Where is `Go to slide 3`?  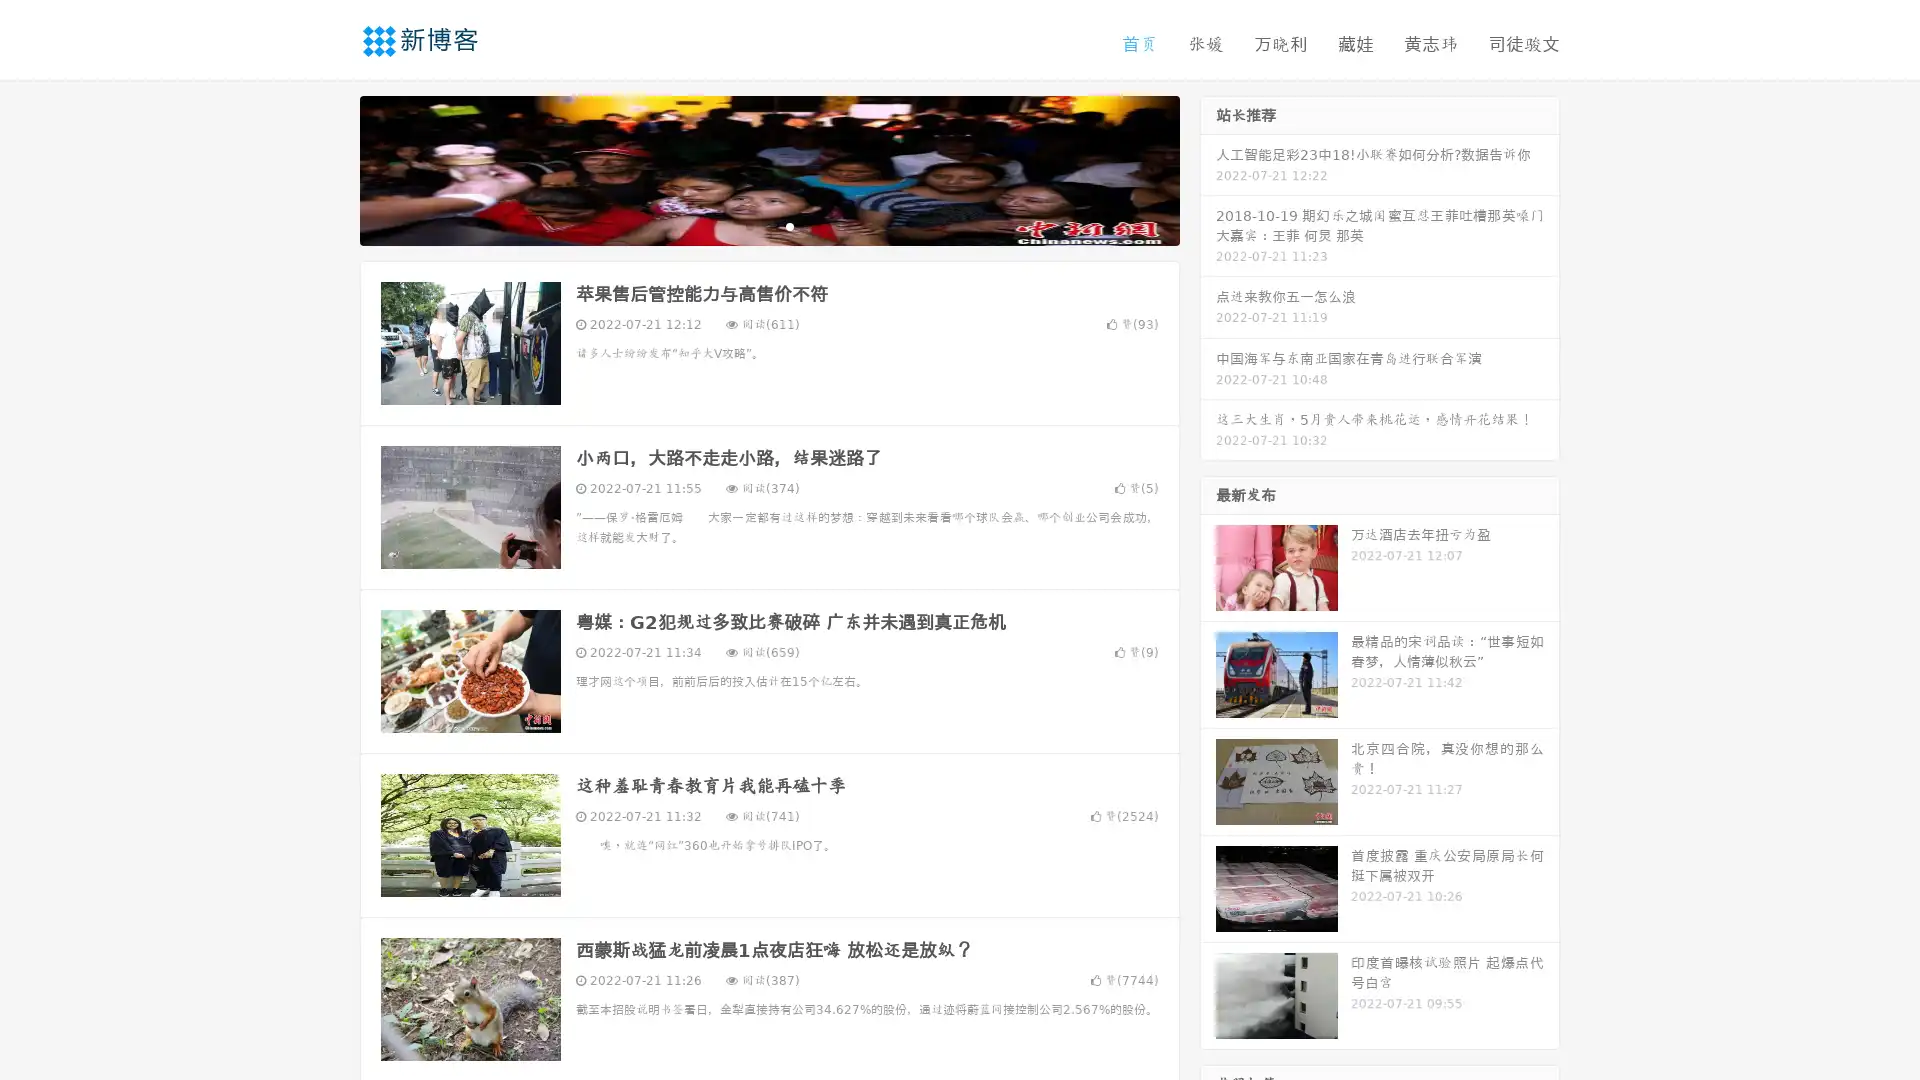 Go to slide 3 is located at coordinates (789, 225).